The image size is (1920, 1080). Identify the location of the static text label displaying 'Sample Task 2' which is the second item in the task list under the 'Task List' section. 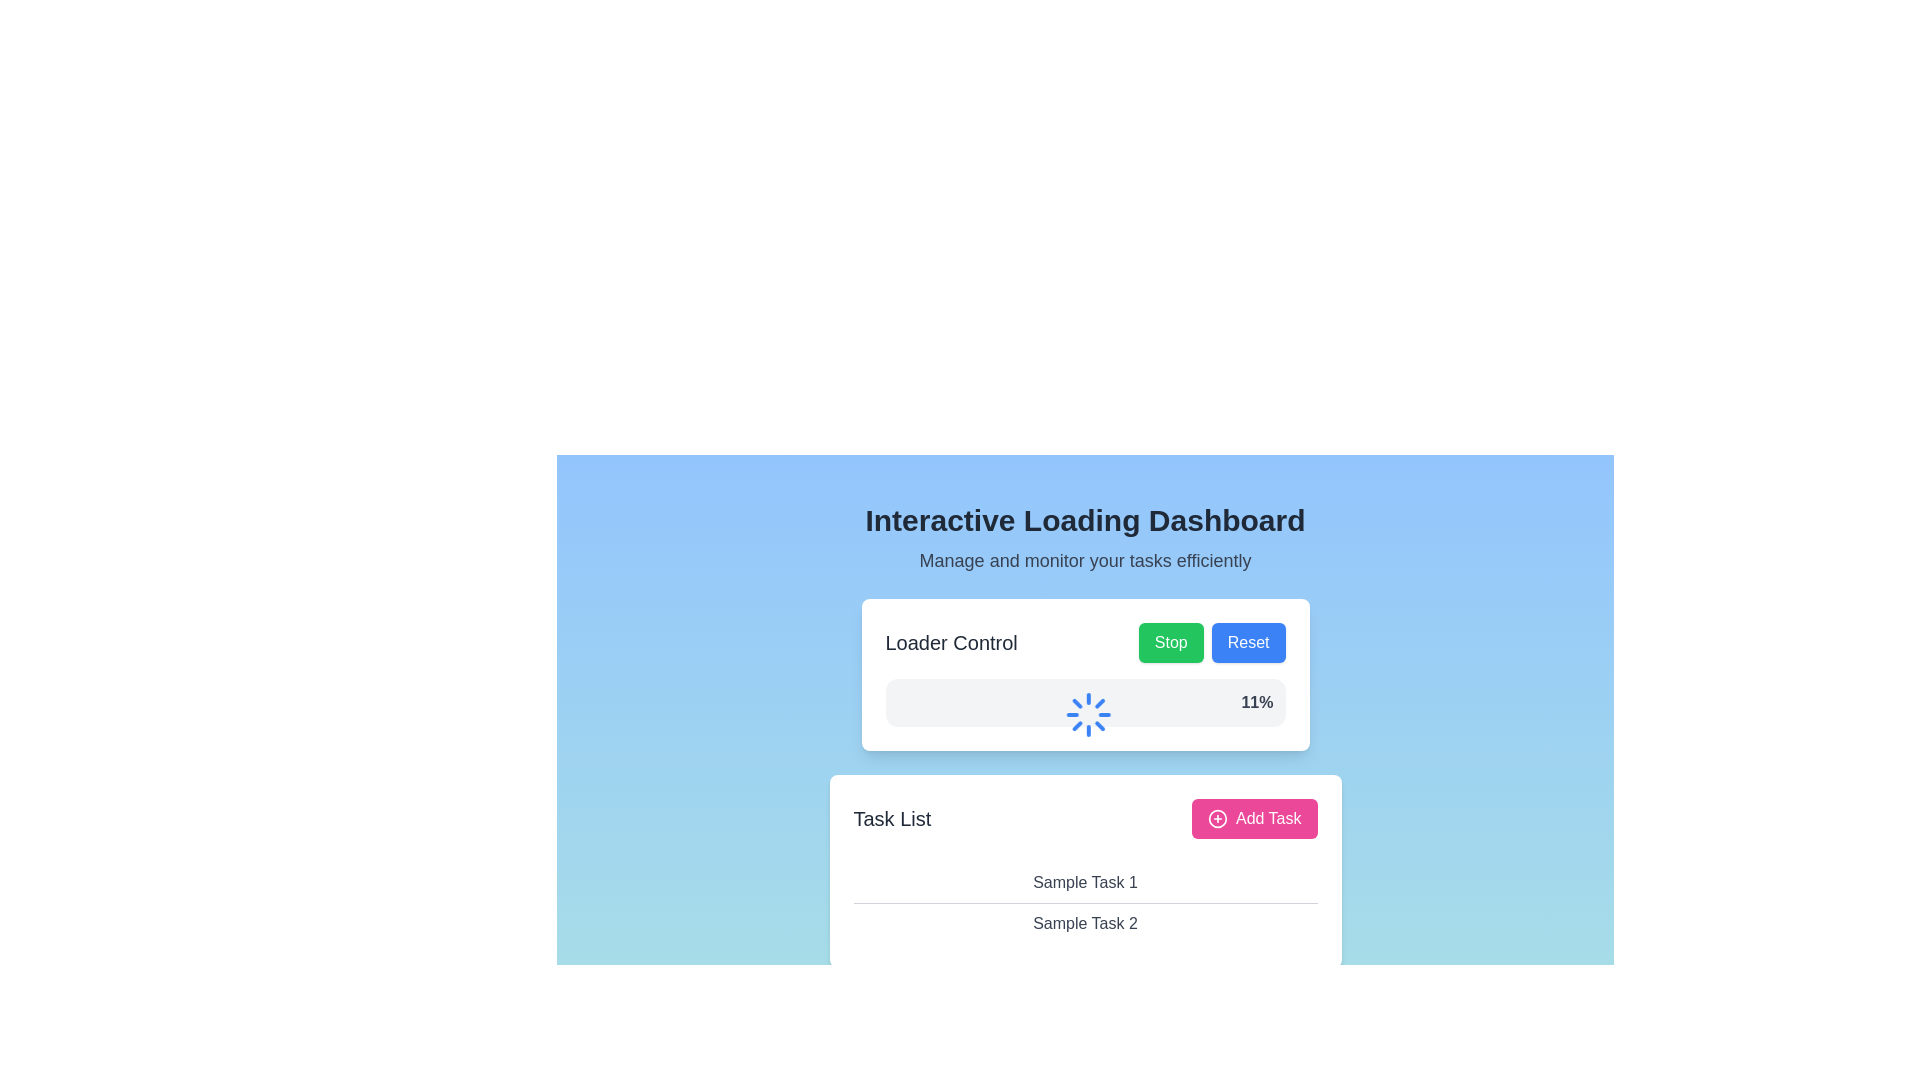
(1084, 923).